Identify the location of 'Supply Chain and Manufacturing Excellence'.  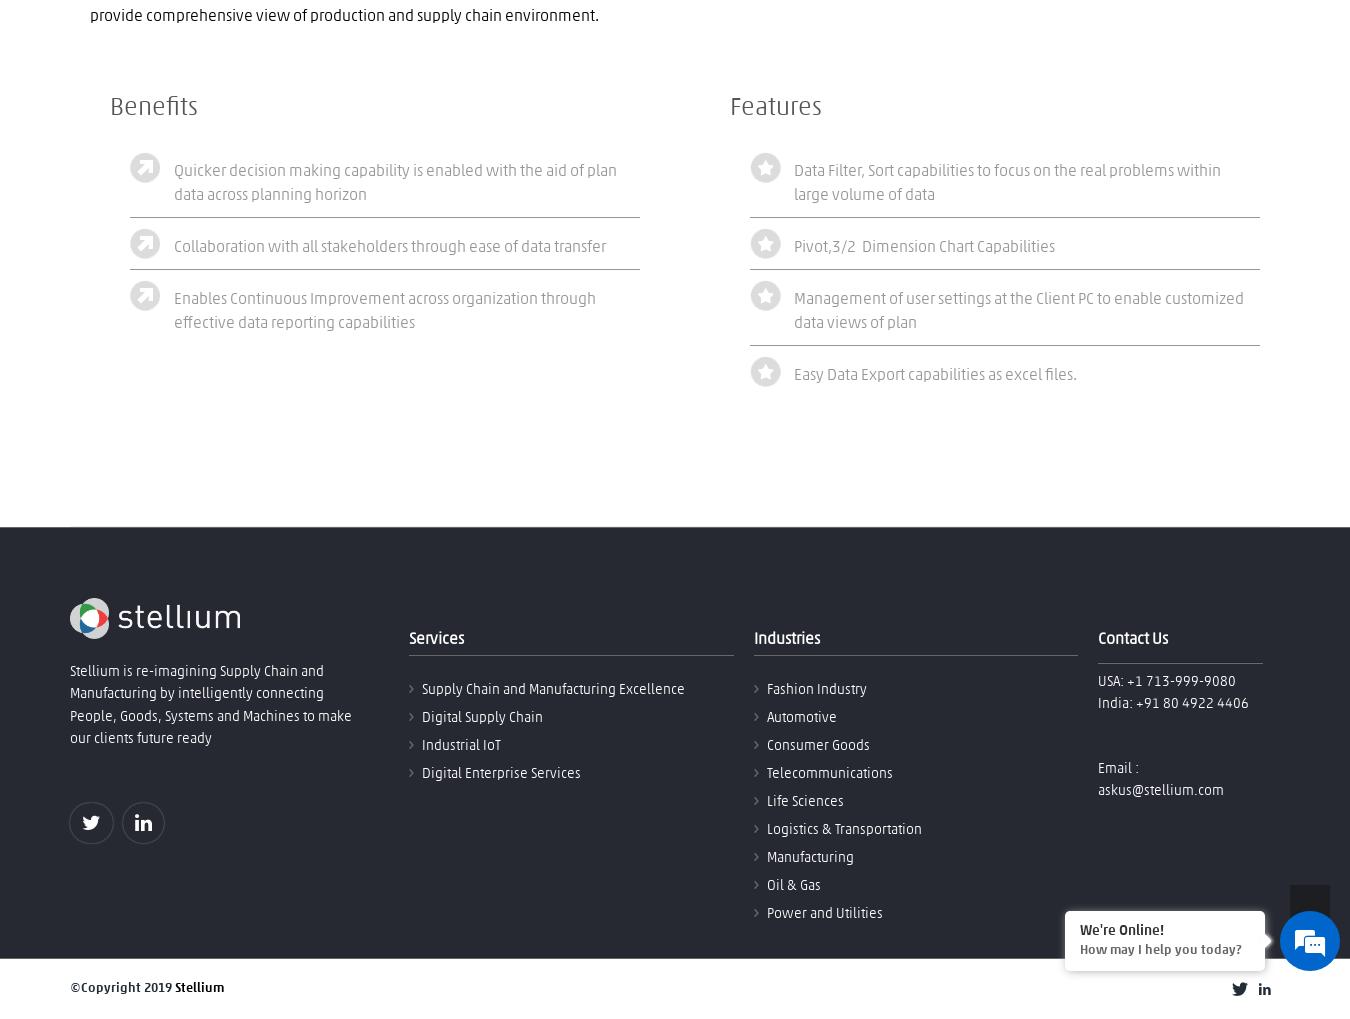
(552, 688).